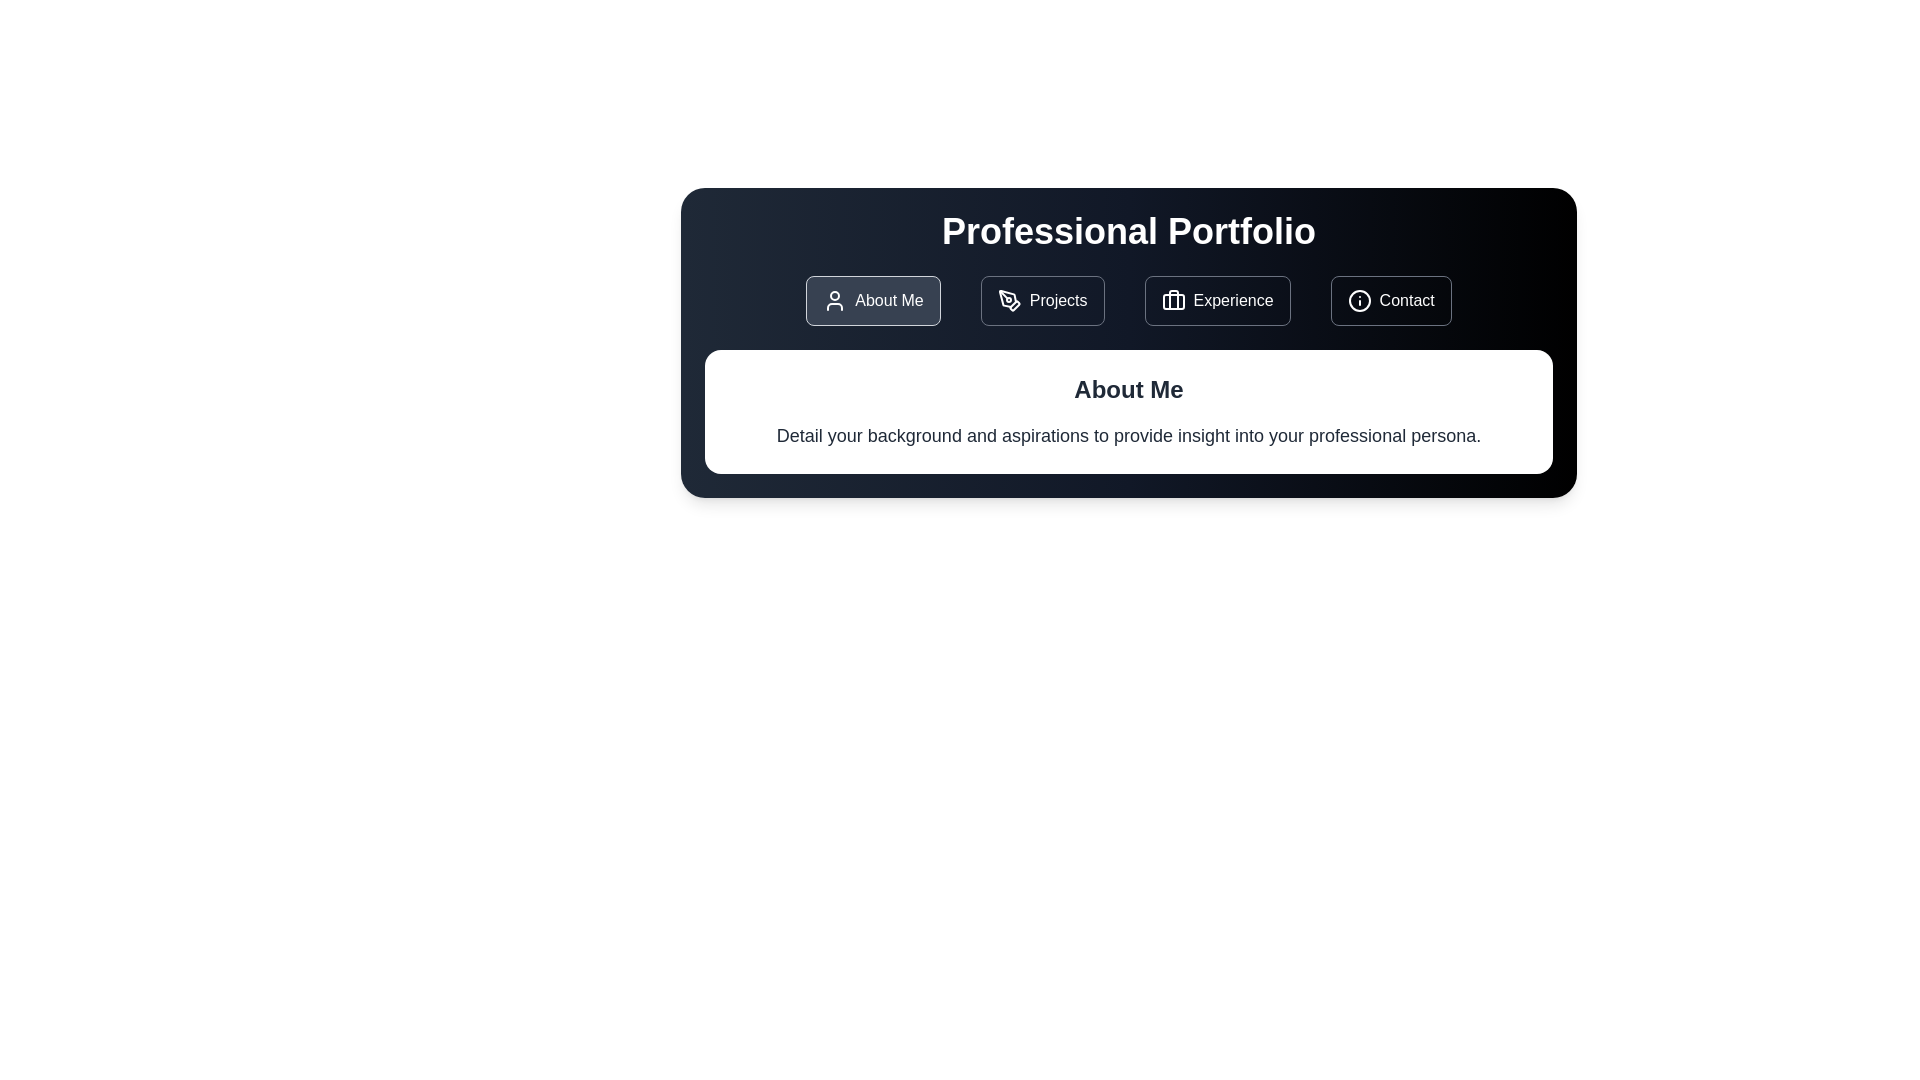 The width and height of the screenshot is (1920, 1080). Describe the element at coordinates (1390, 300) in the screenshot. I see `the 'Contact' button located at the far-right end of the button group` at that location.